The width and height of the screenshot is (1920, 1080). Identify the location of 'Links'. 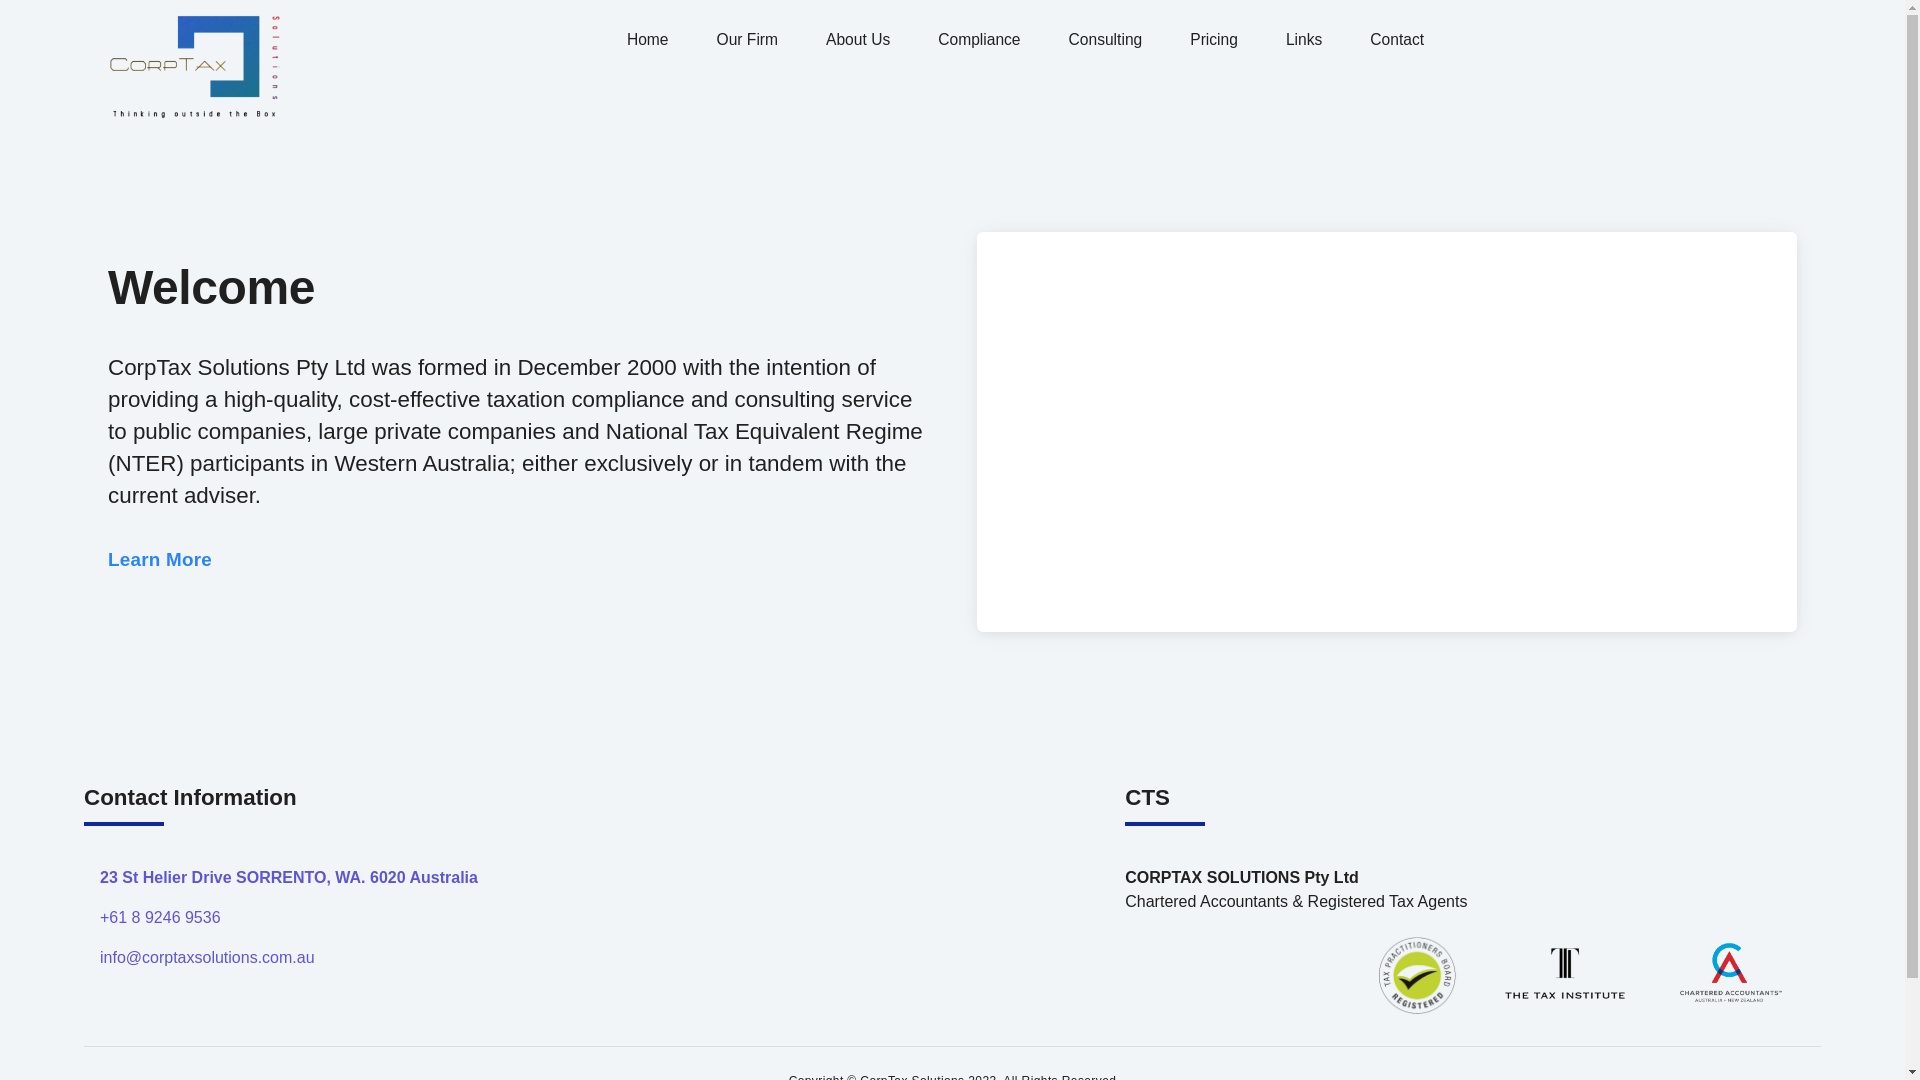
(1269, 39).